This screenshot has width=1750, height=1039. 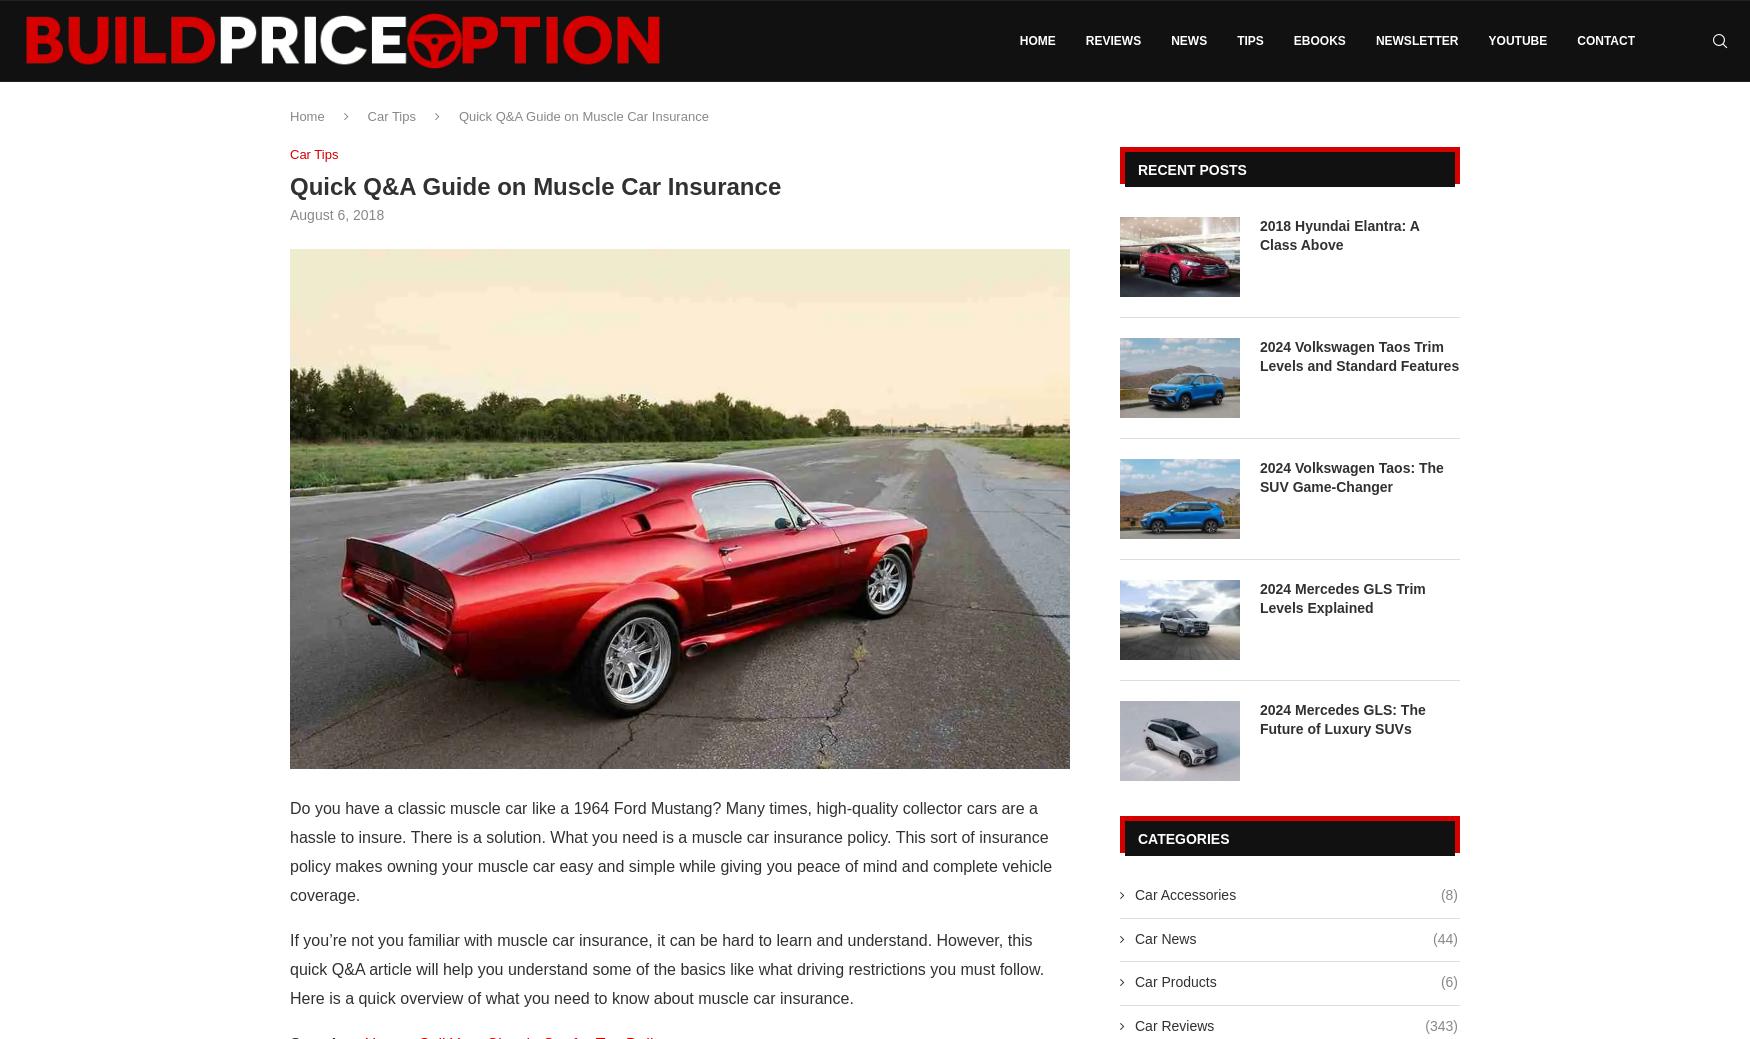 I want to click on 'Car Products', so click(x=1174, y=981).